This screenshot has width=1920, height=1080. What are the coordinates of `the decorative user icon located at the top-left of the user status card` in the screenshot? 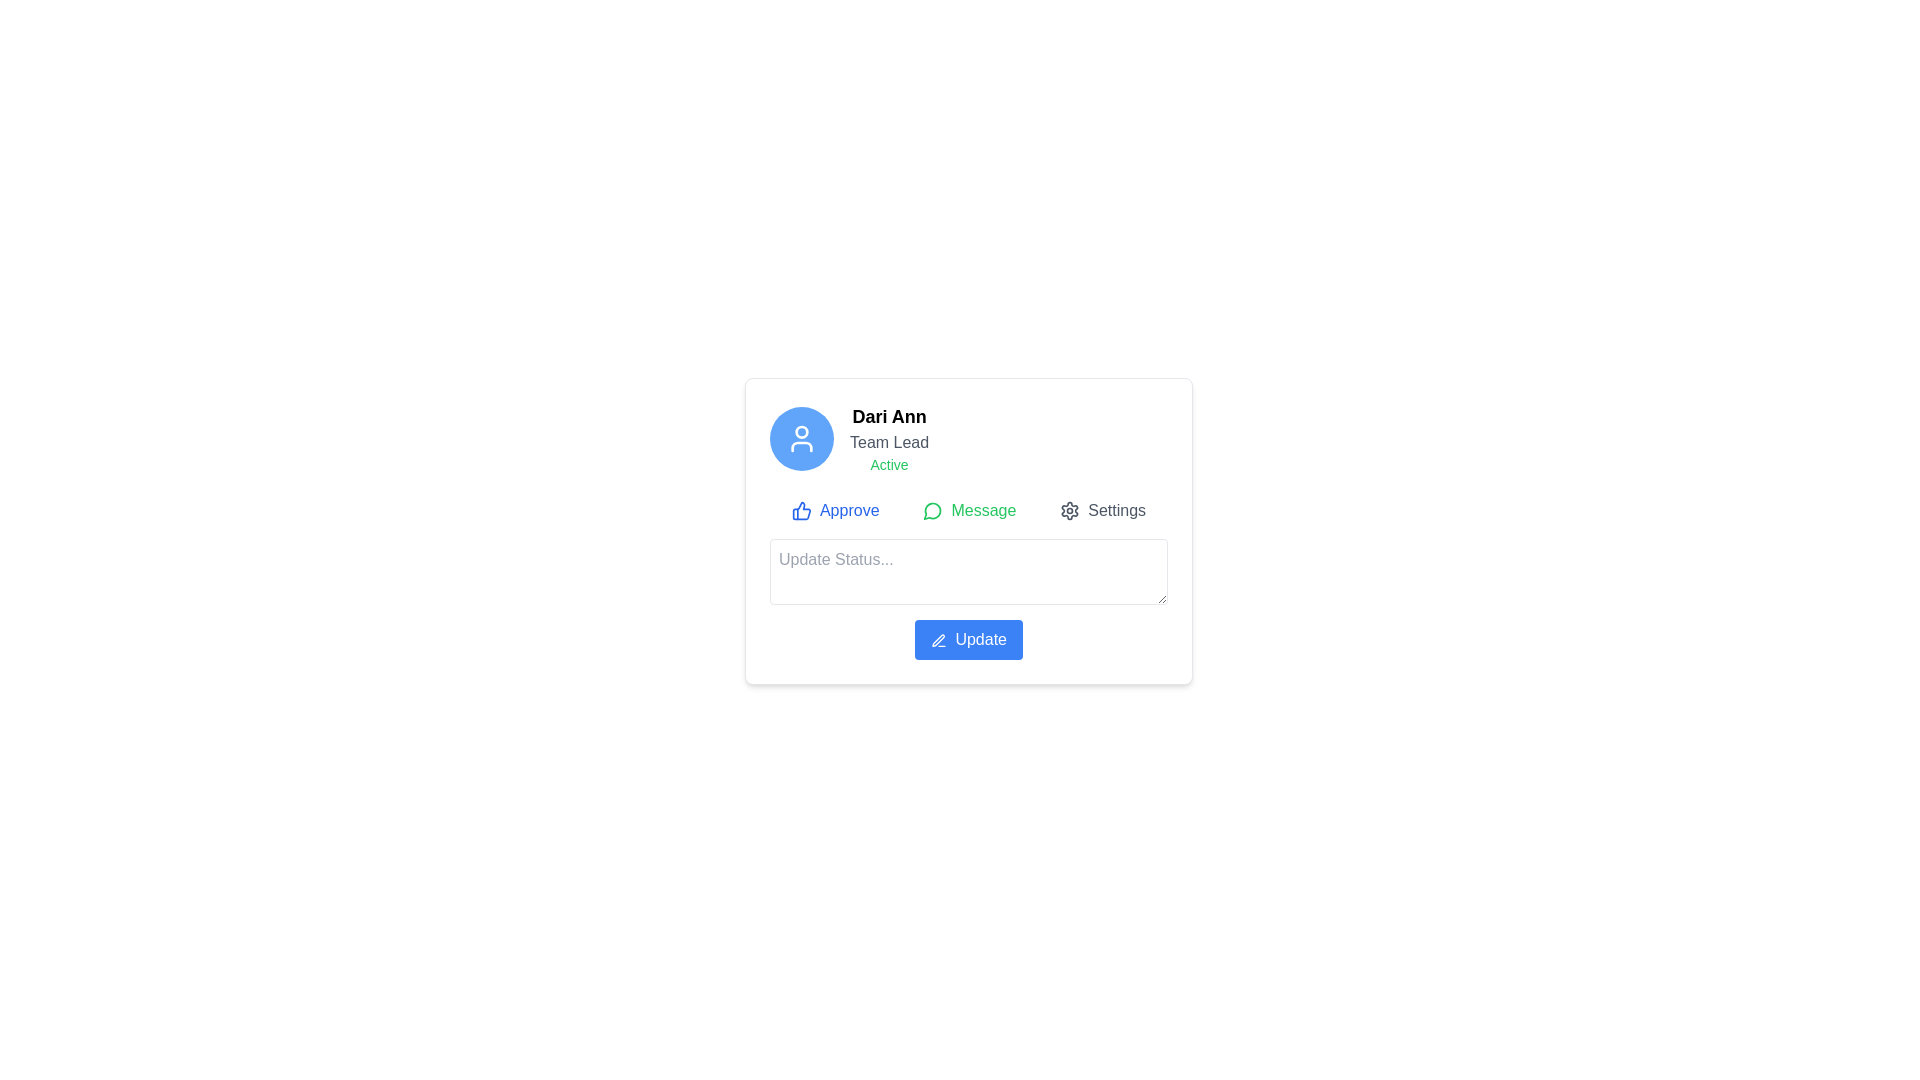 It's located at (801, 446).